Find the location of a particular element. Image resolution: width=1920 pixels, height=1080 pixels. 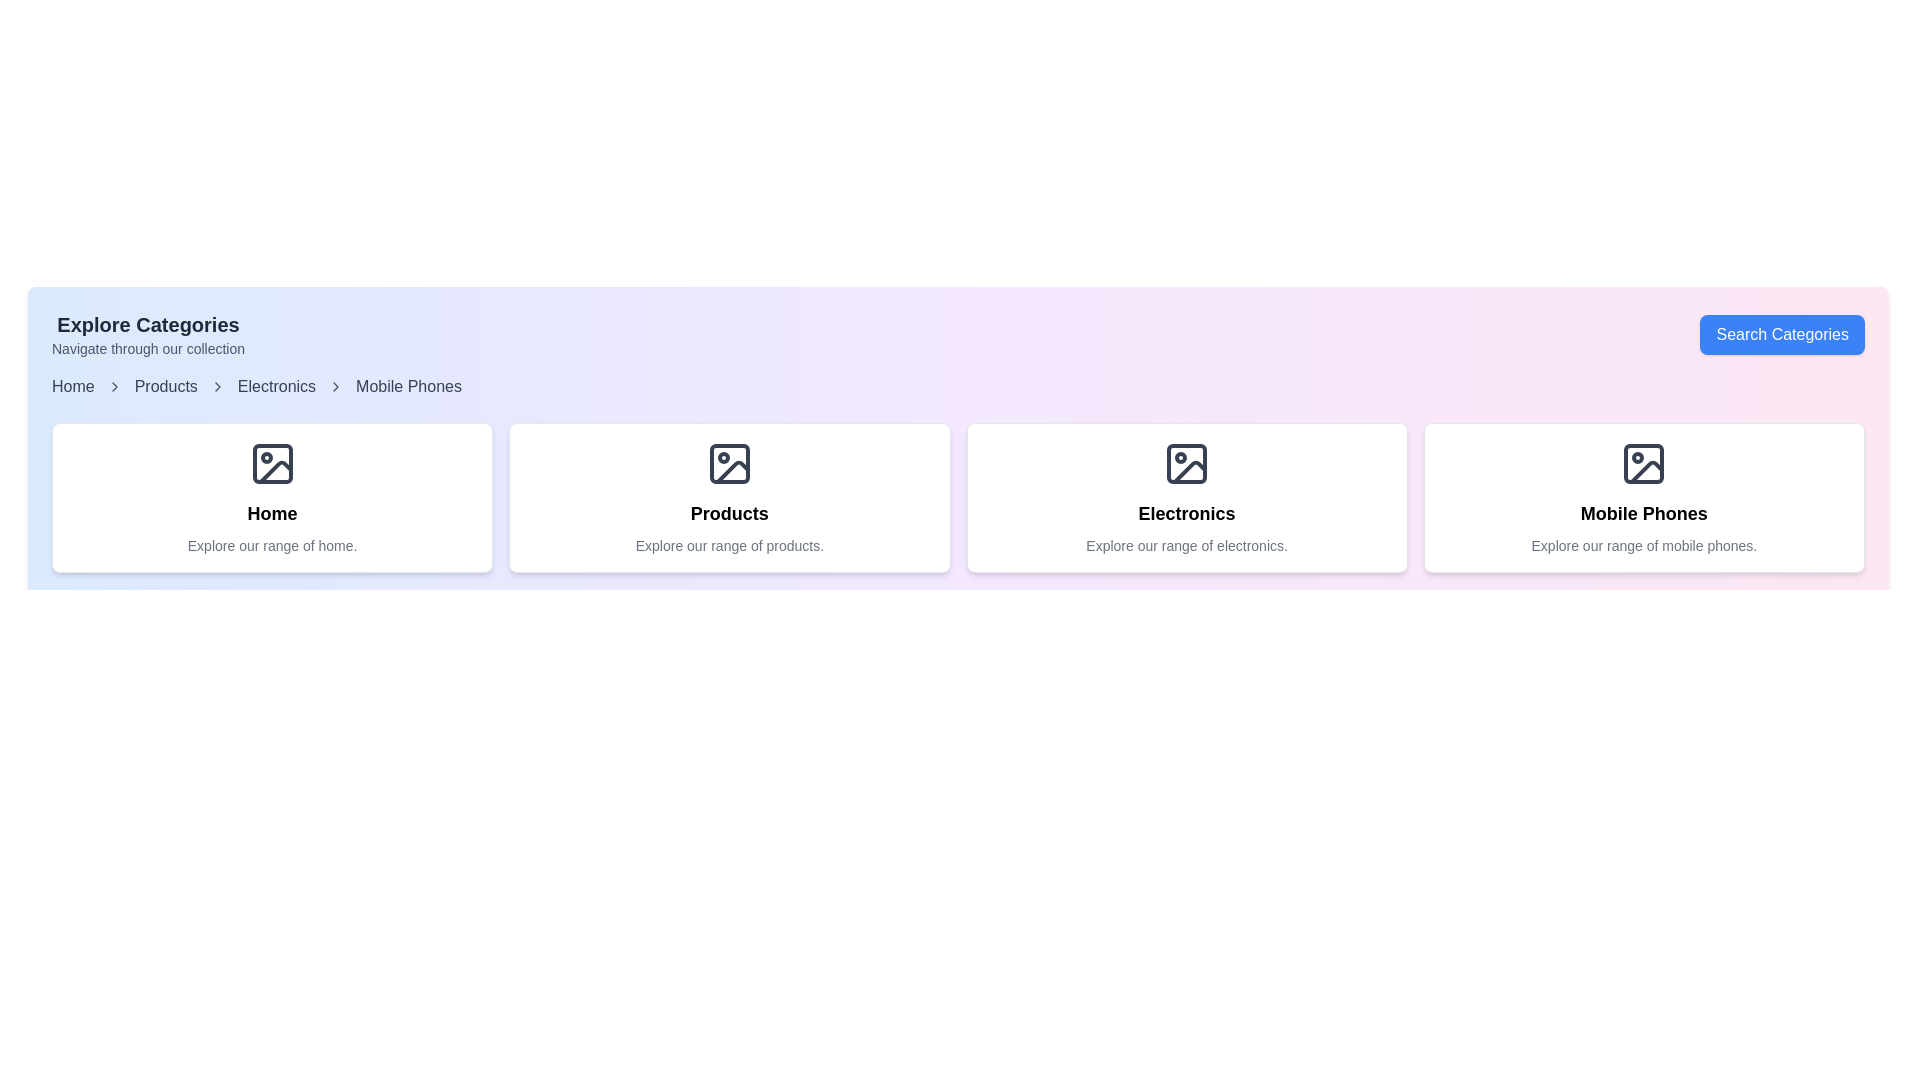

the section title text label located at the top-left corner of the interface, which provides context for the content that follows is located at coordinates (147, 323).